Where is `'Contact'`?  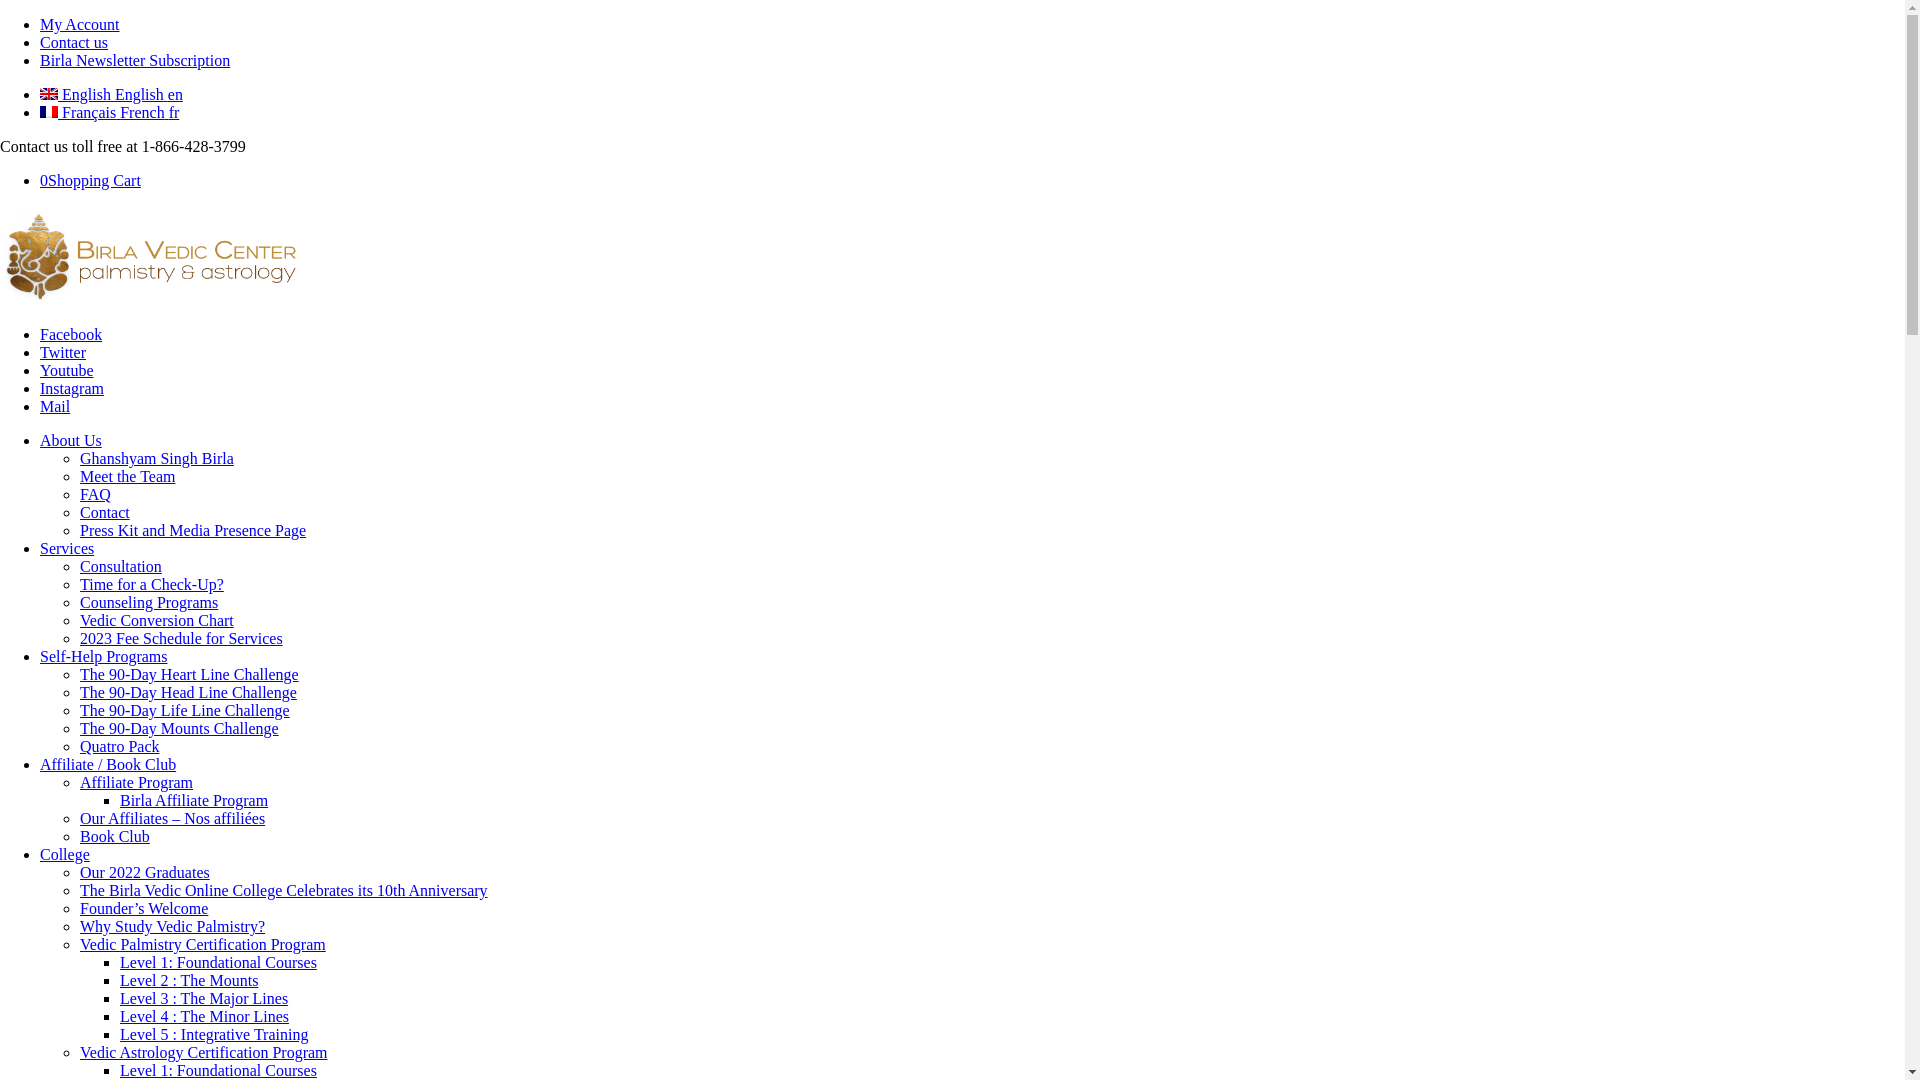 'Contact' is located at coordinates (80, 511).